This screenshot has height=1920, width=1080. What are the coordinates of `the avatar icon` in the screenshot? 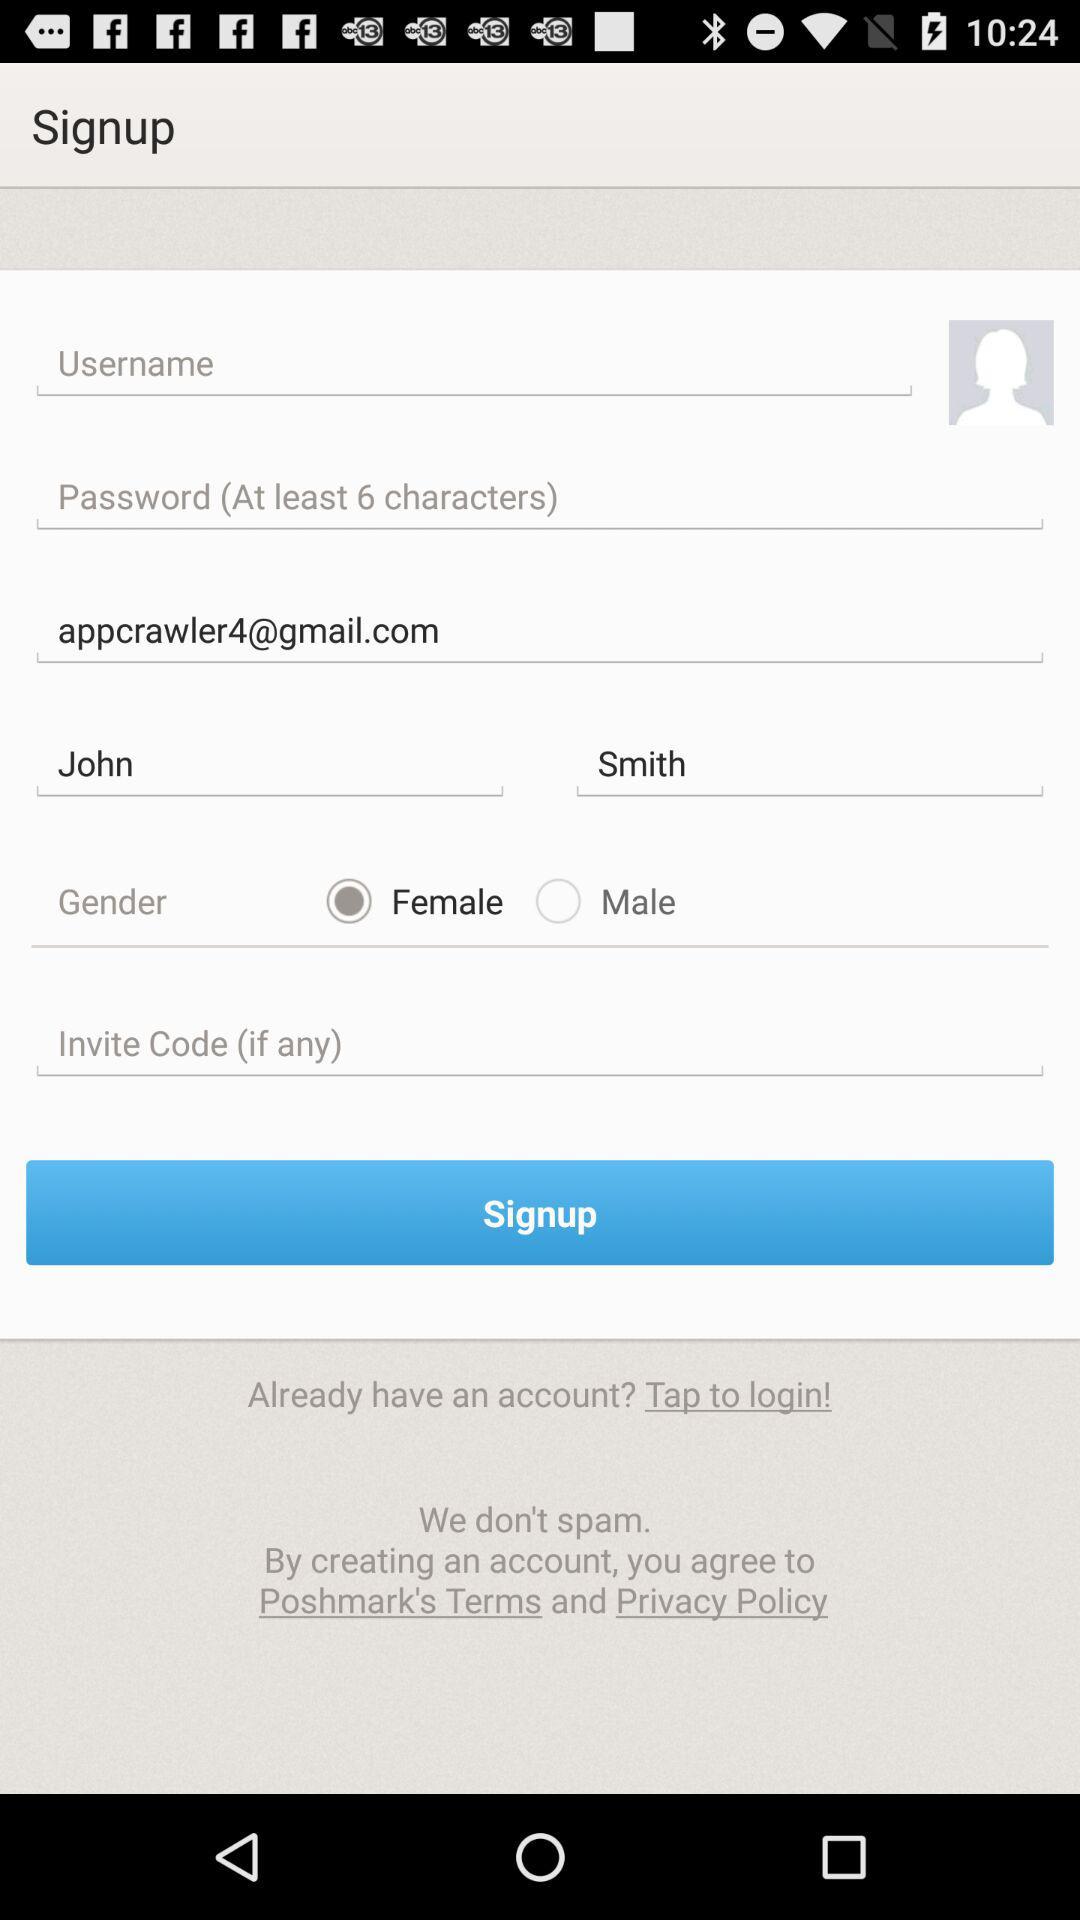 It's located at (1001, 398).